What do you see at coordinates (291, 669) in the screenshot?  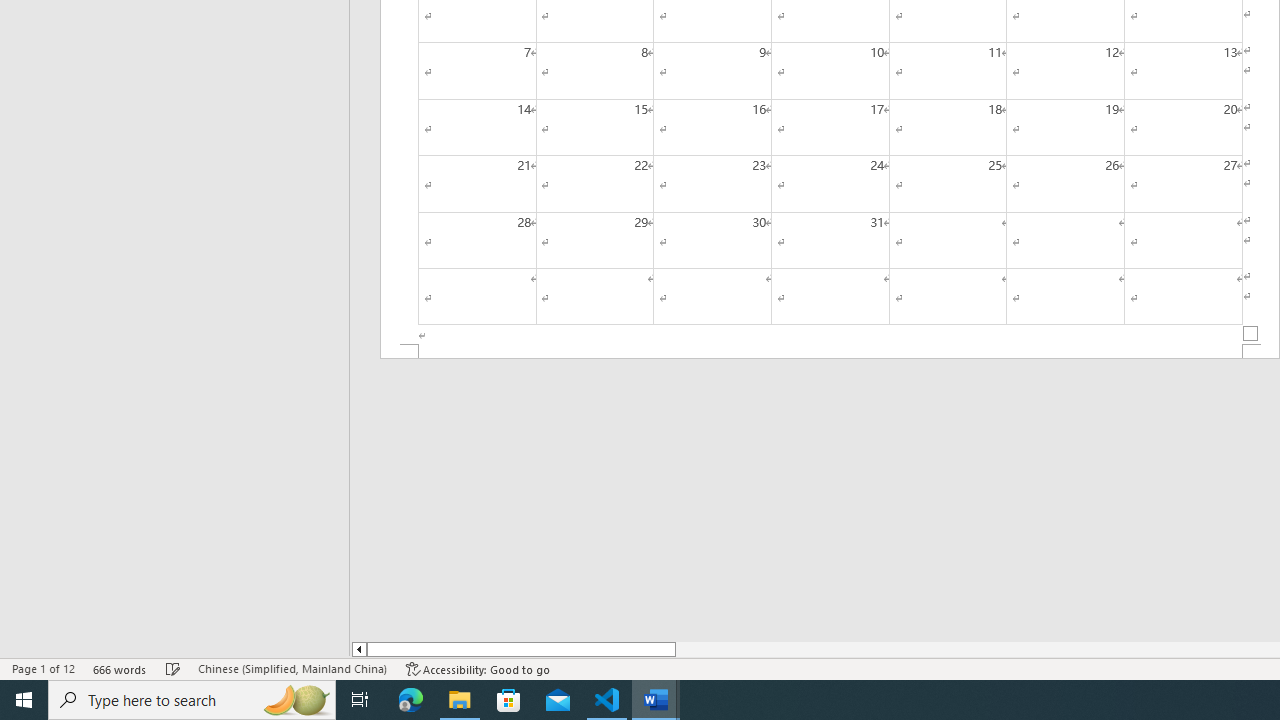 I see `'Language Chinese (Simplified, Mainland China)'` at bounding box center [291, 669].